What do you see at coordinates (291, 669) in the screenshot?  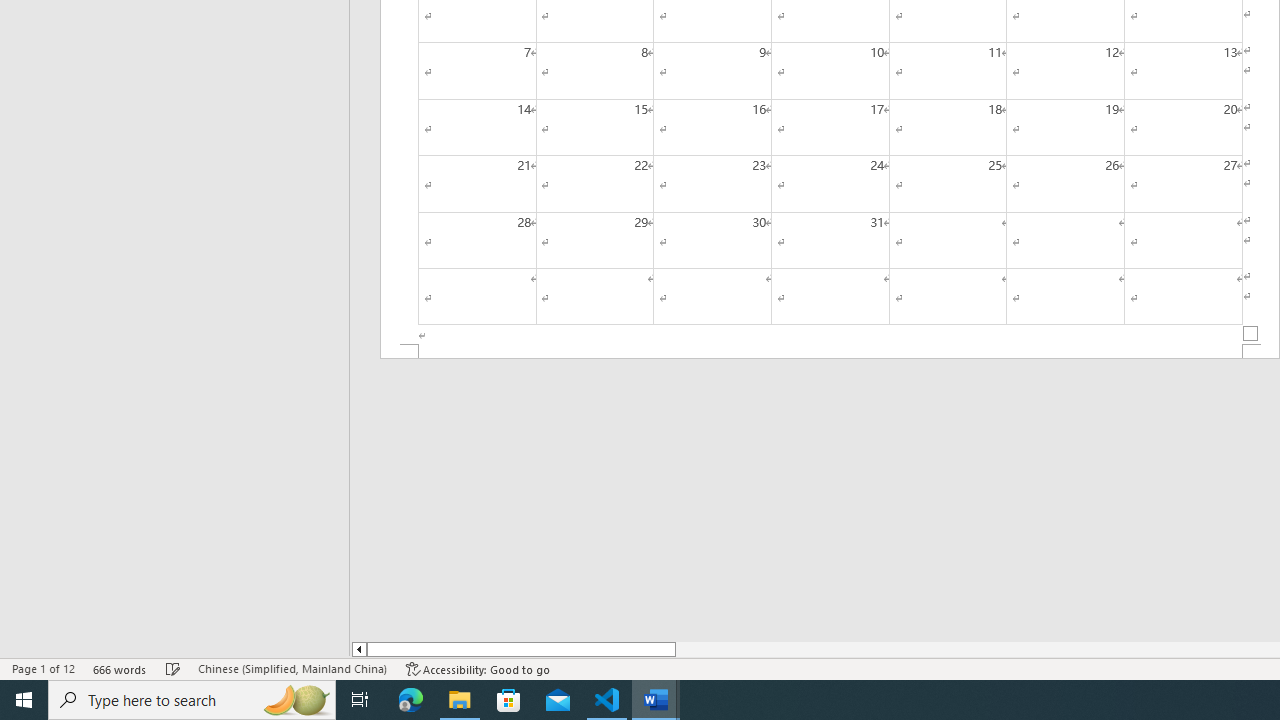 I see `'Language Chinese (Simplified, Mainland China)'` at bounding box center [291, 669].